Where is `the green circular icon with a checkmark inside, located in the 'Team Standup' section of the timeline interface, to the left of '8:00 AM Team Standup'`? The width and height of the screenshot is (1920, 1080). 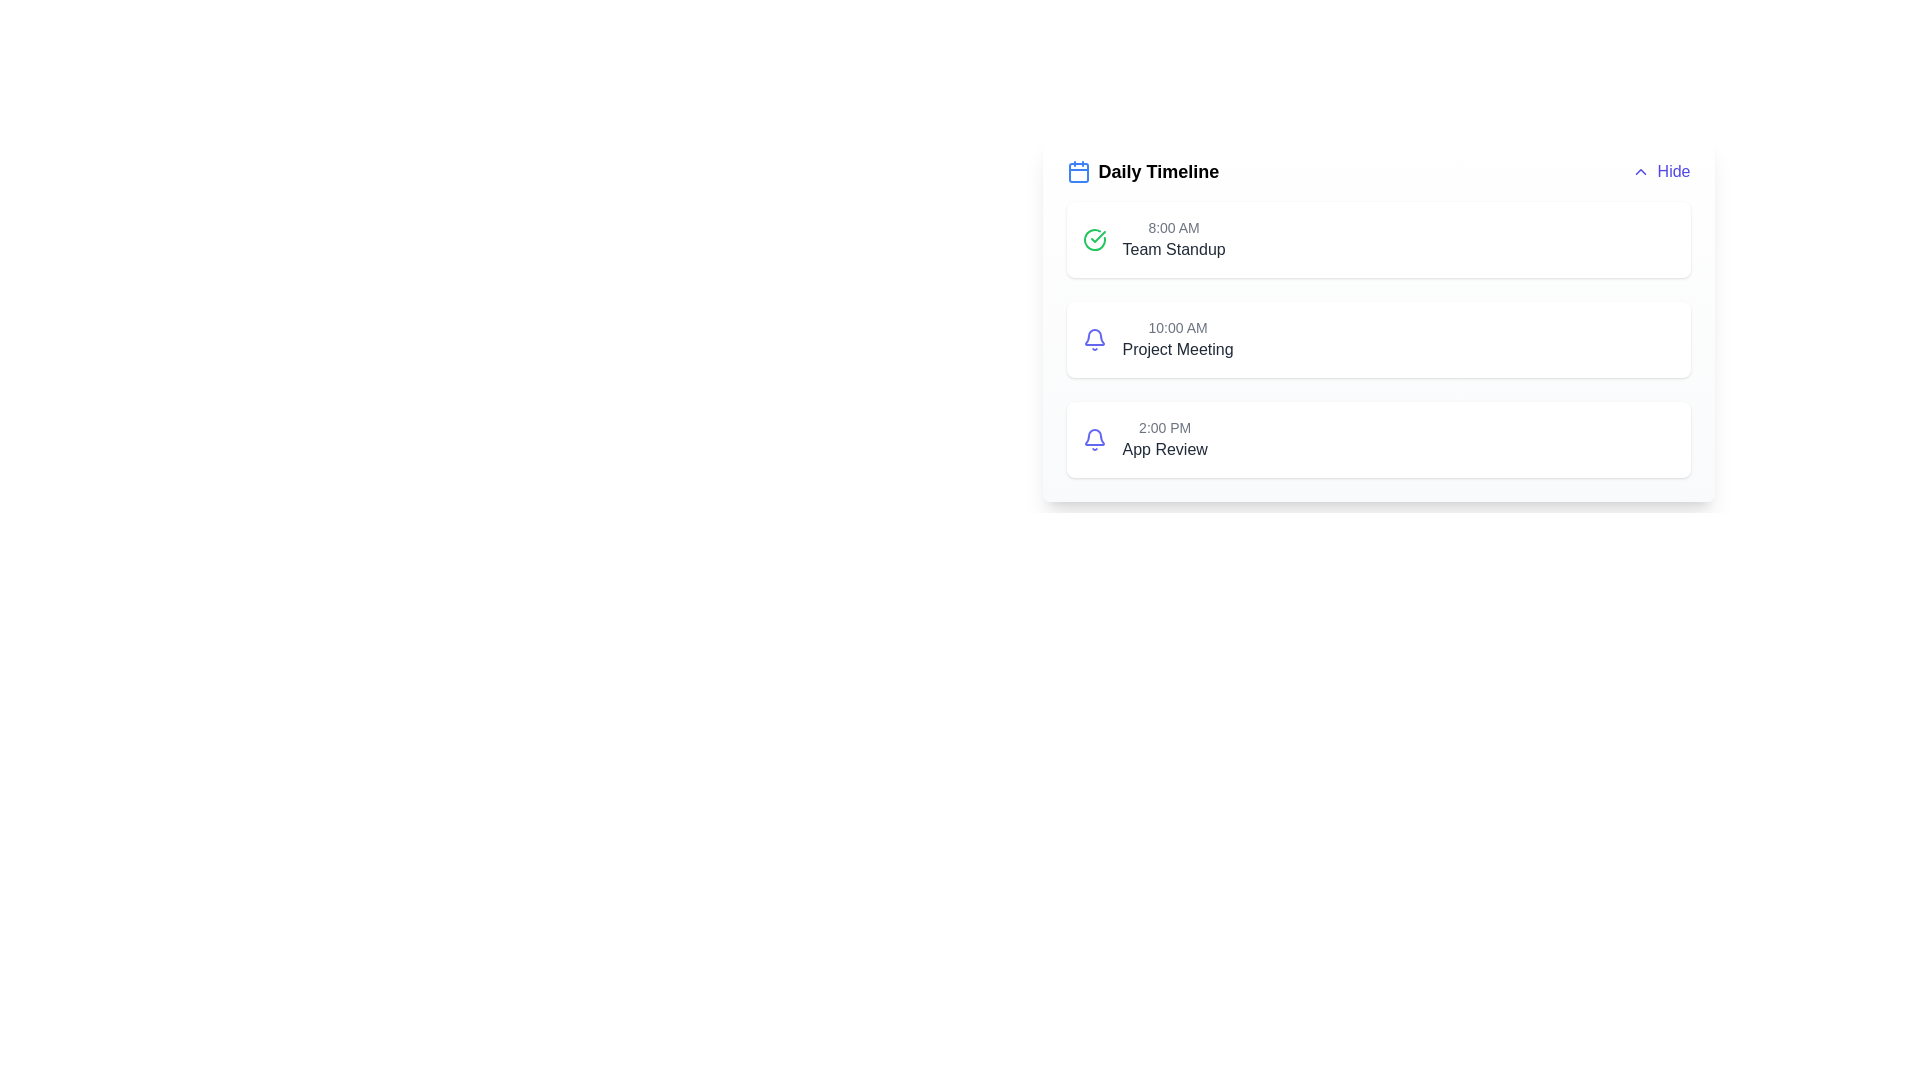 the green circular icon with a checkmark inside, located in the 'Team Standup' section of the timeline interface, to the left of '8:00 AM Team Standup' is located at coordinates (1093, 238).